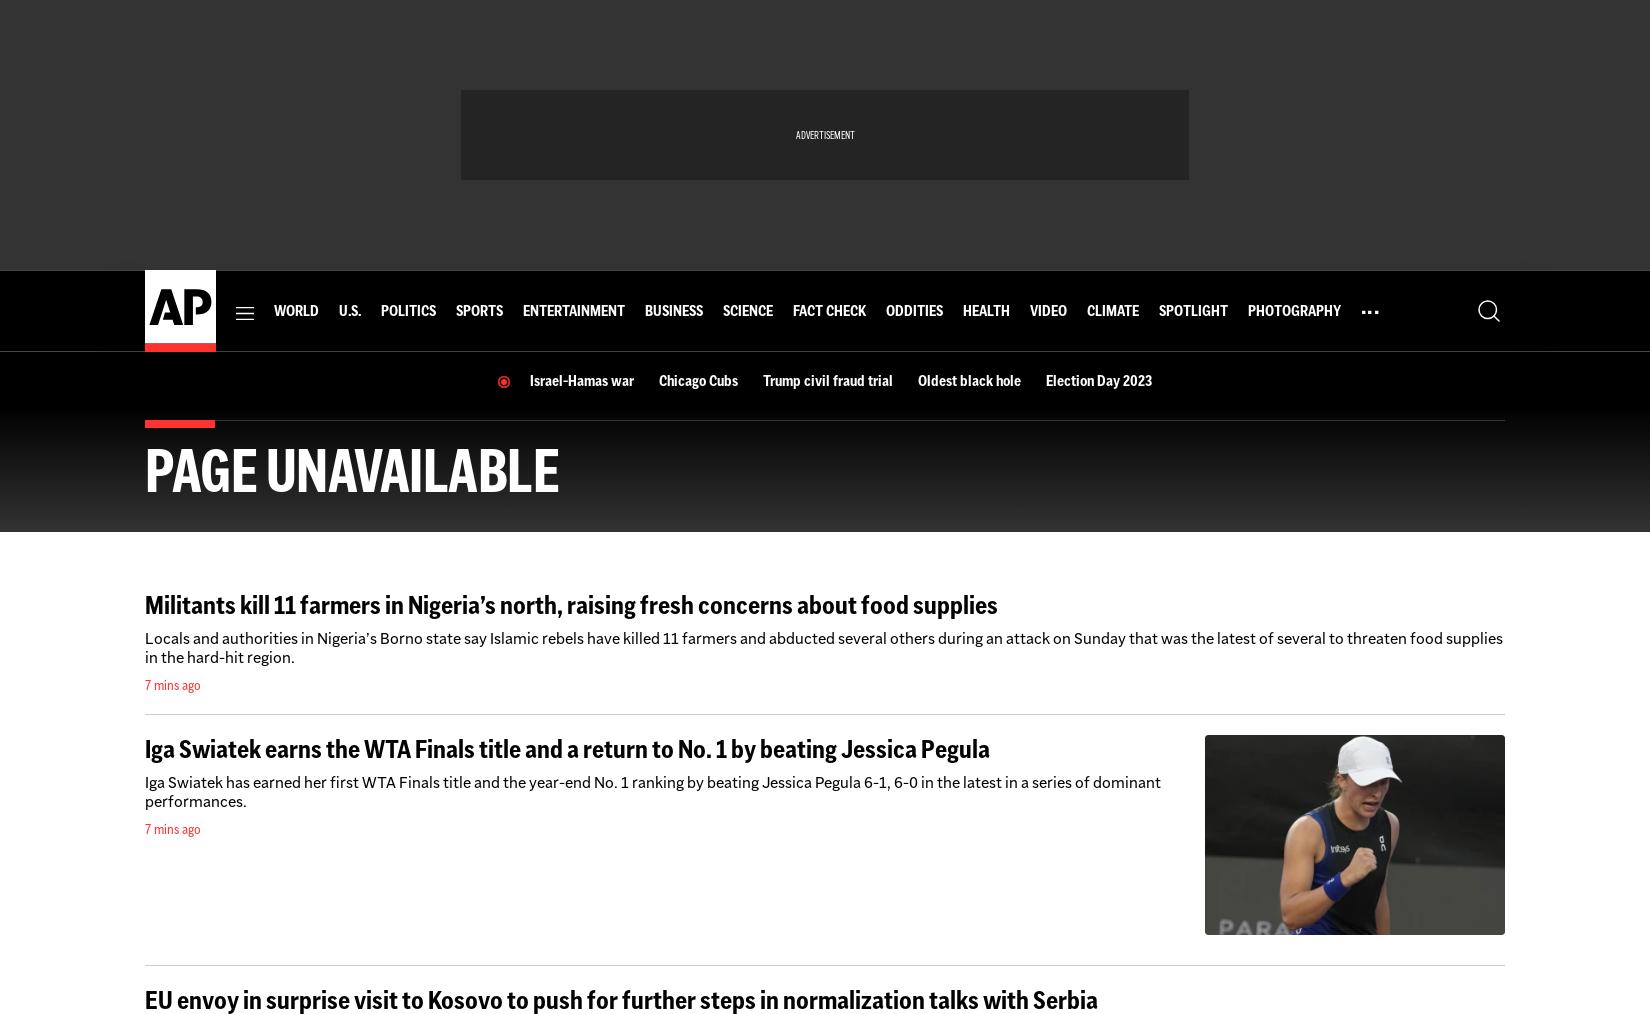  Describe the element at coordinates (566, 748) in the screenshot. I see `'Iga Swiatek earns the WTA Finals title and a return to No. 1 by beating Jessica Pegula'` at that location.